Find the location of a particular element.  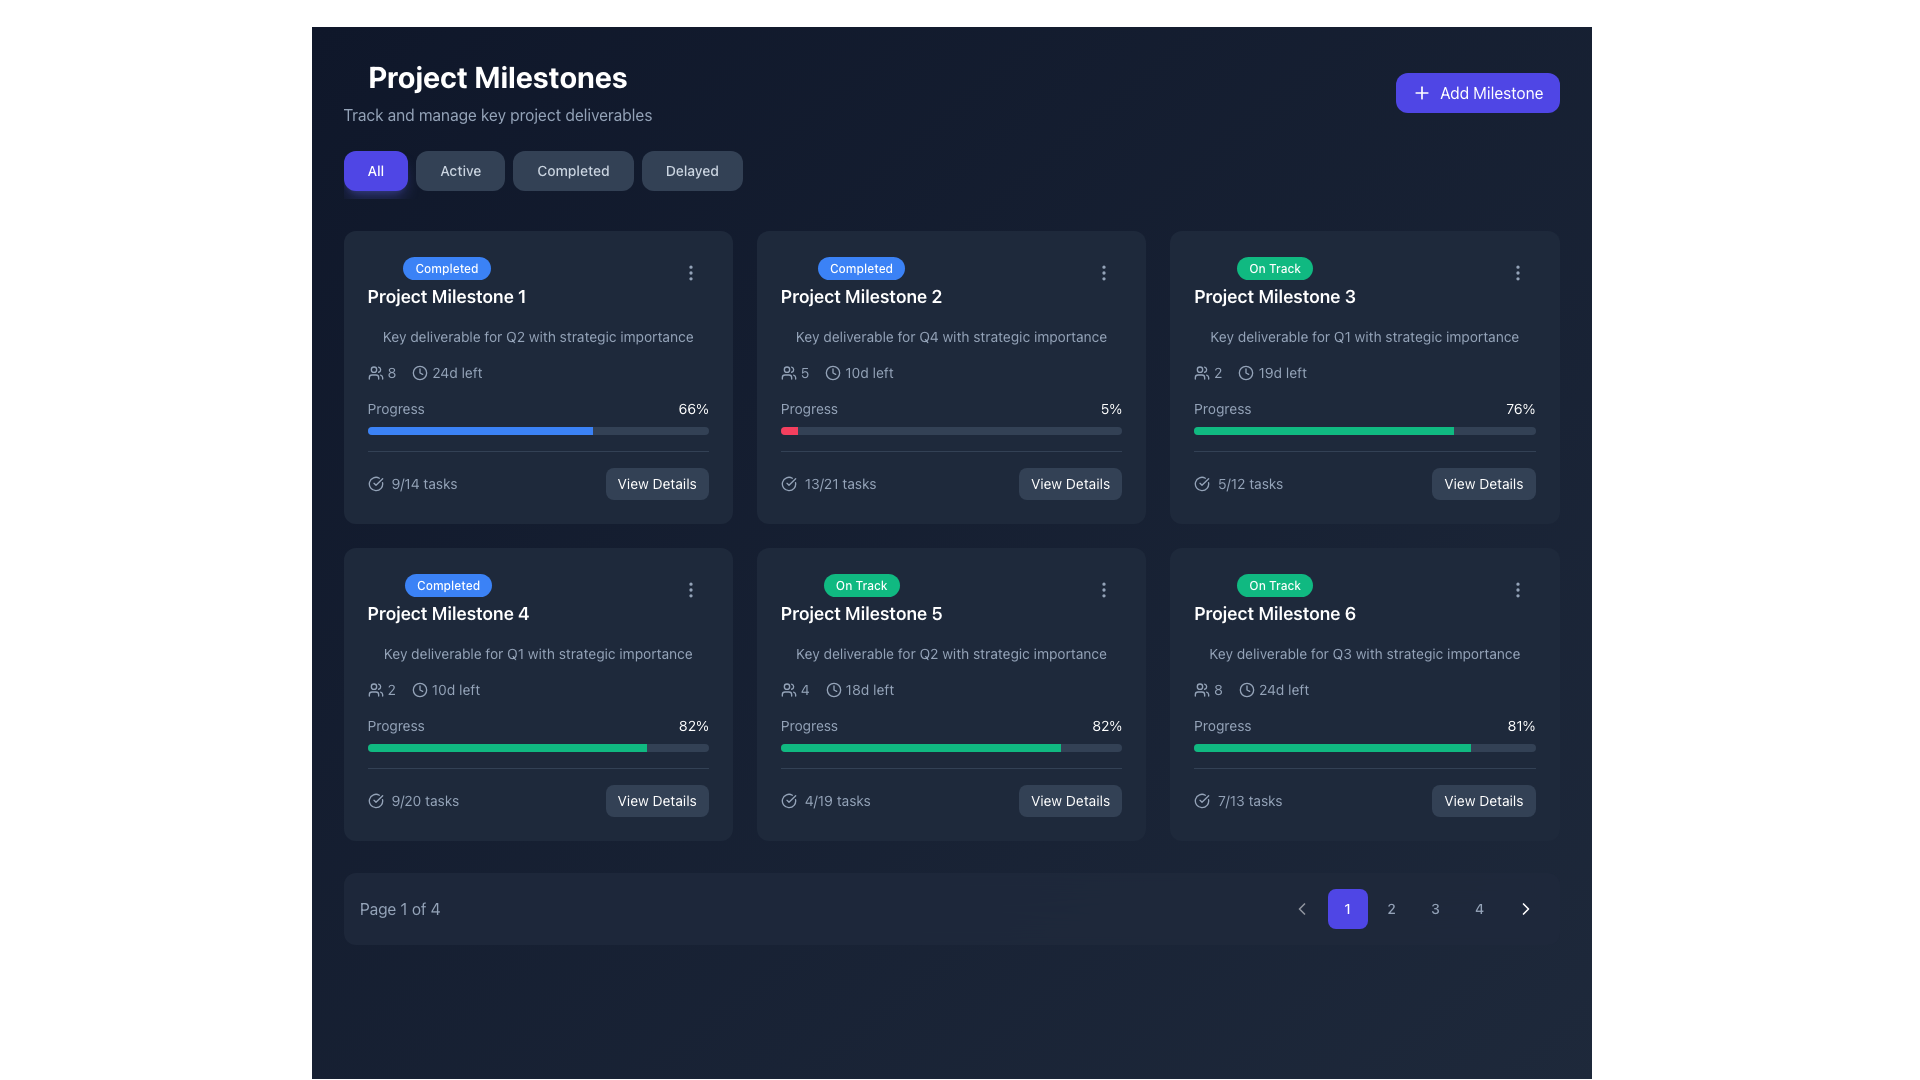

the completion status icon (SVG) that visually indicates the task completion for the milestone, located in the bottom section of the 'Project Milestone 1' card is located at coordinates (375, 483).